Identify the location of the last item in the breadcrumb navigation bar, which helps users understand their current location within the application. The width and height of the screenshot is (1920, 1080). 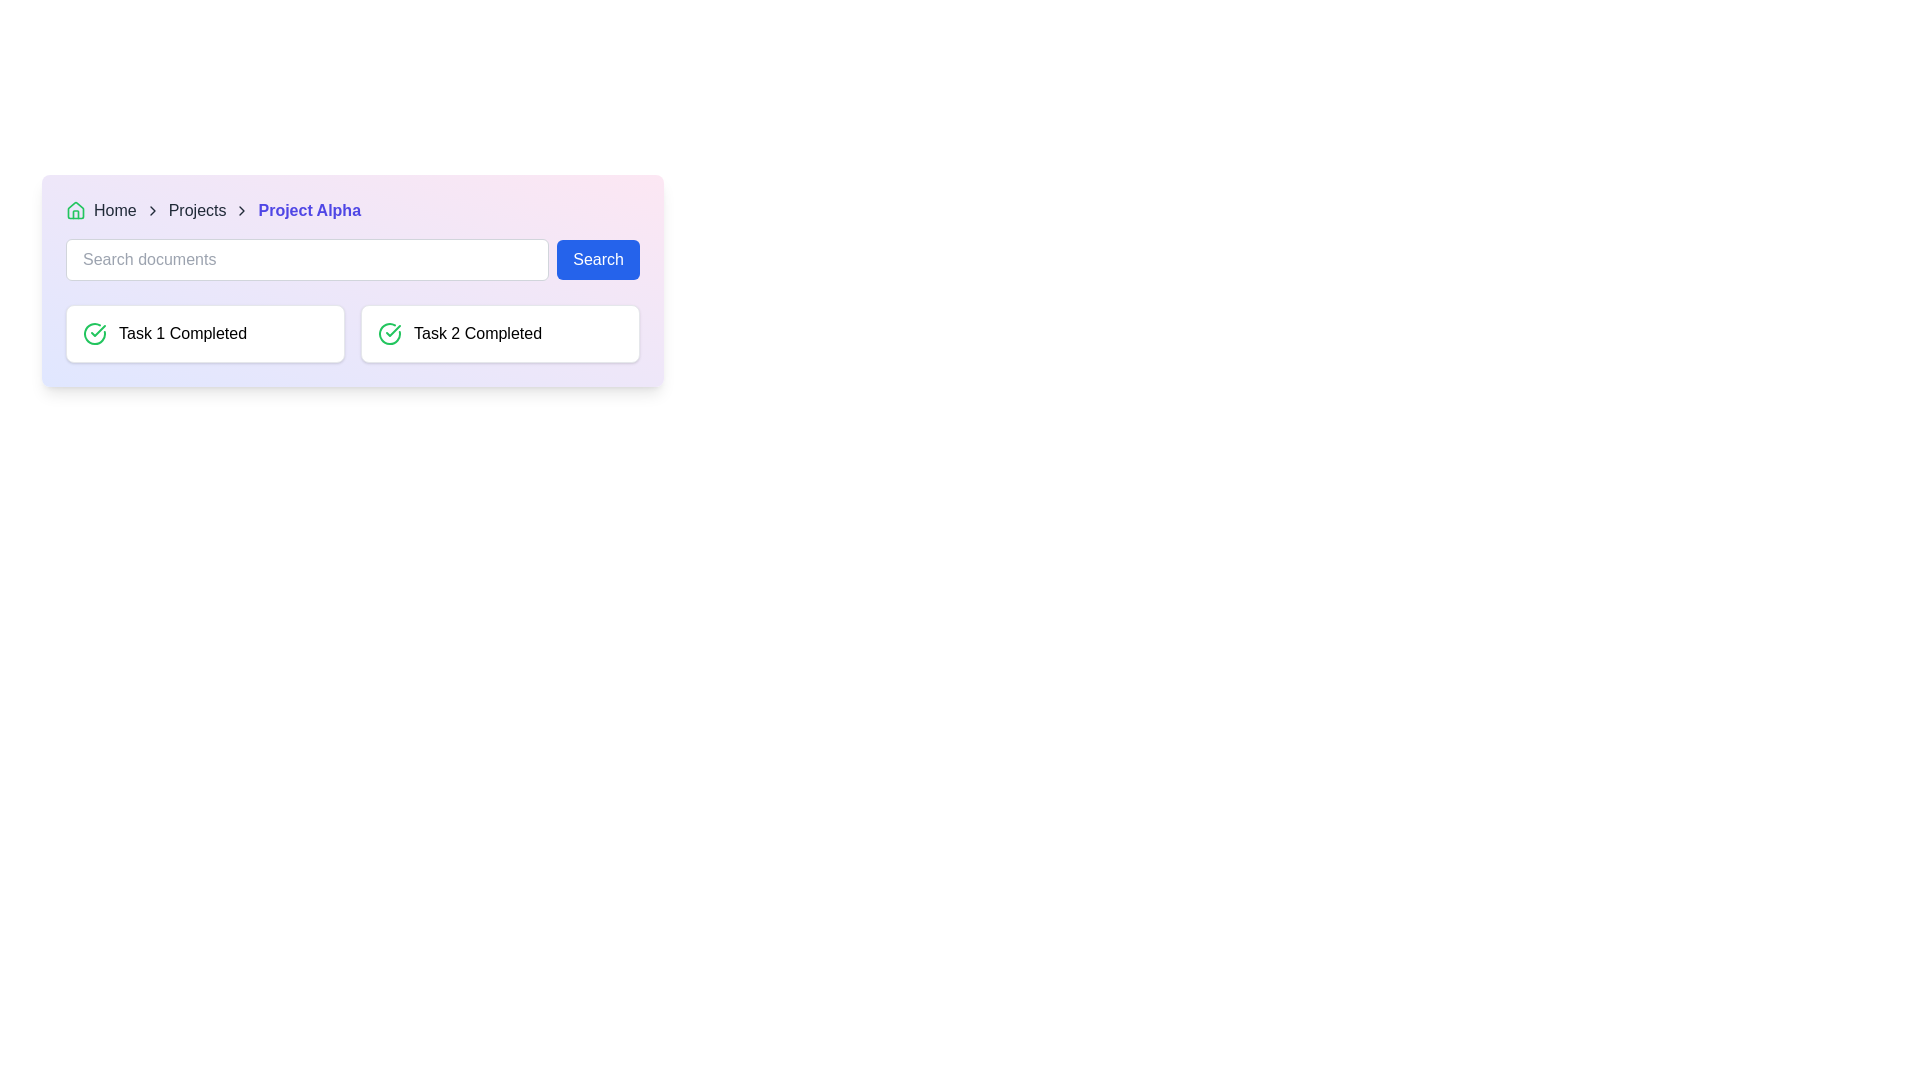
(308, 211).